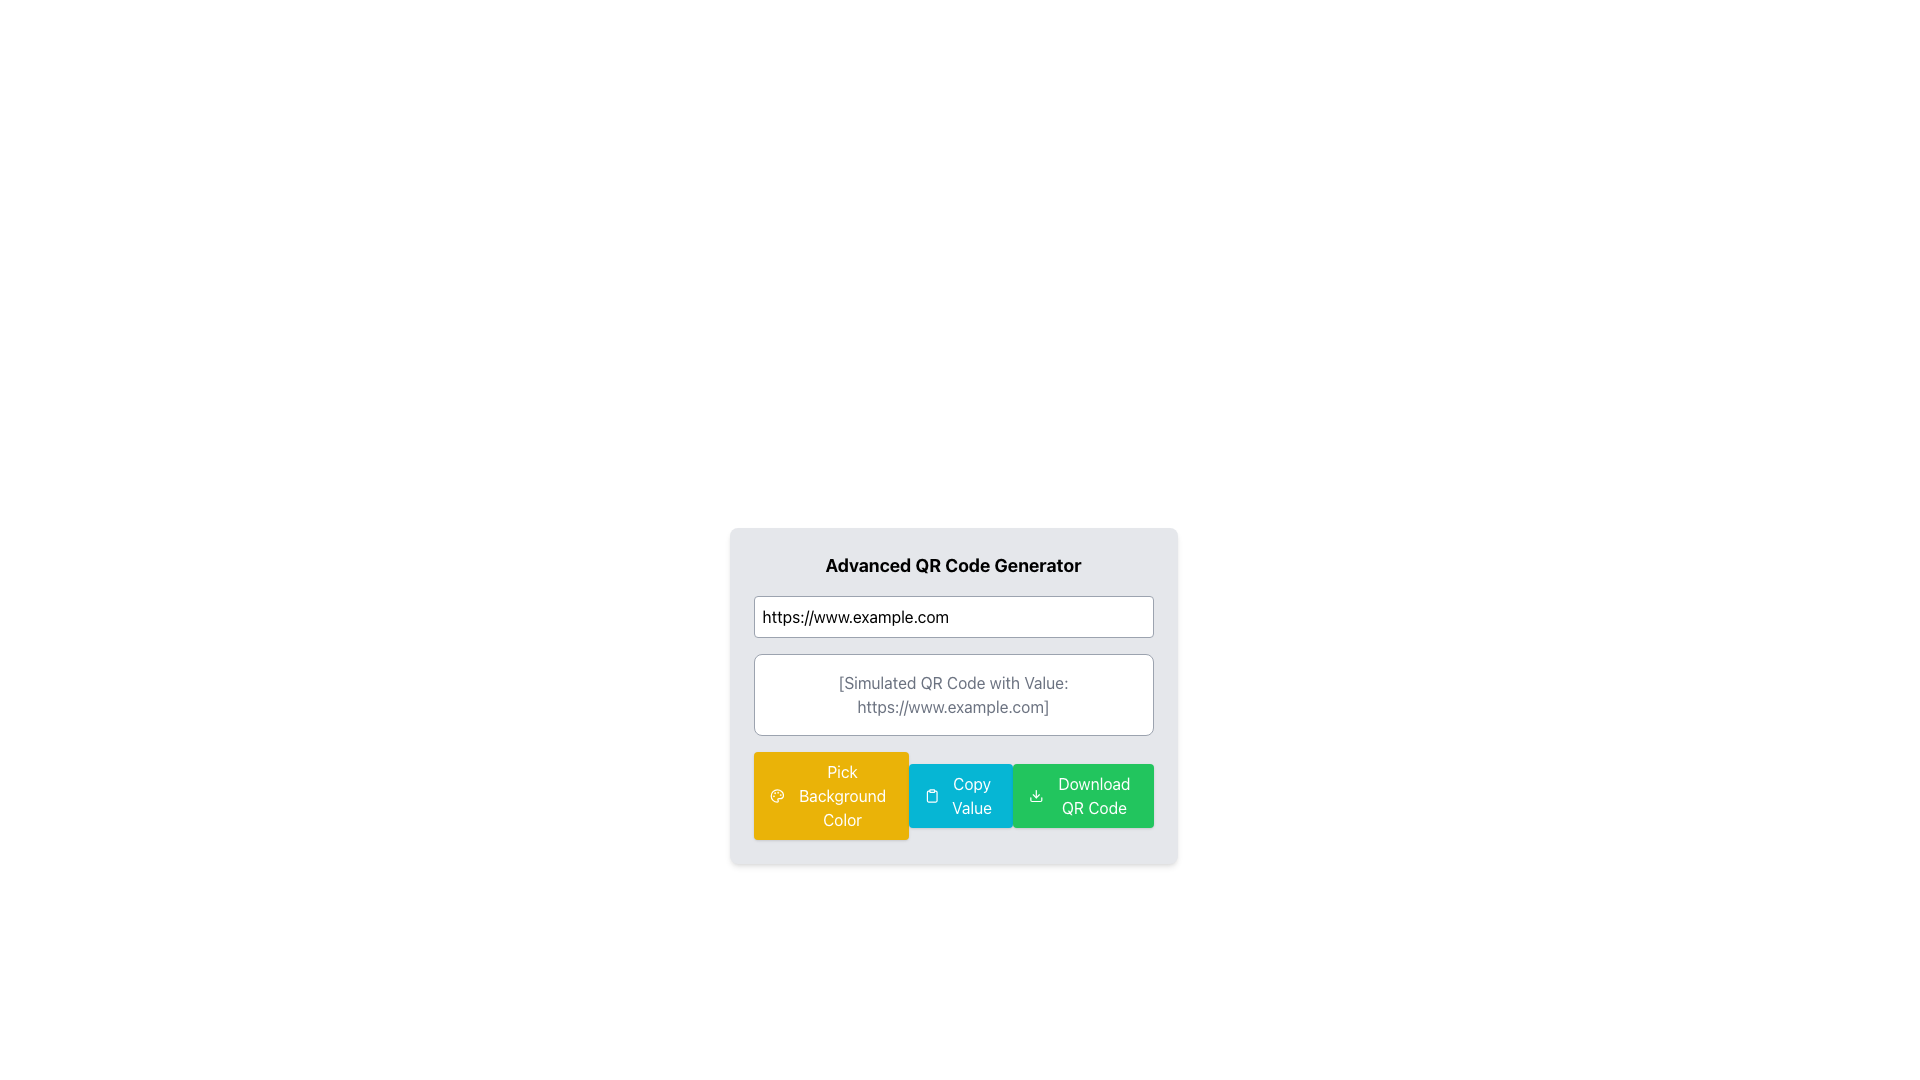 The image size is (1920, 1080). I want to click on the center button in the horizontal button group at the bottom of the card to copy the value to the clipboard, so click(960, 794).